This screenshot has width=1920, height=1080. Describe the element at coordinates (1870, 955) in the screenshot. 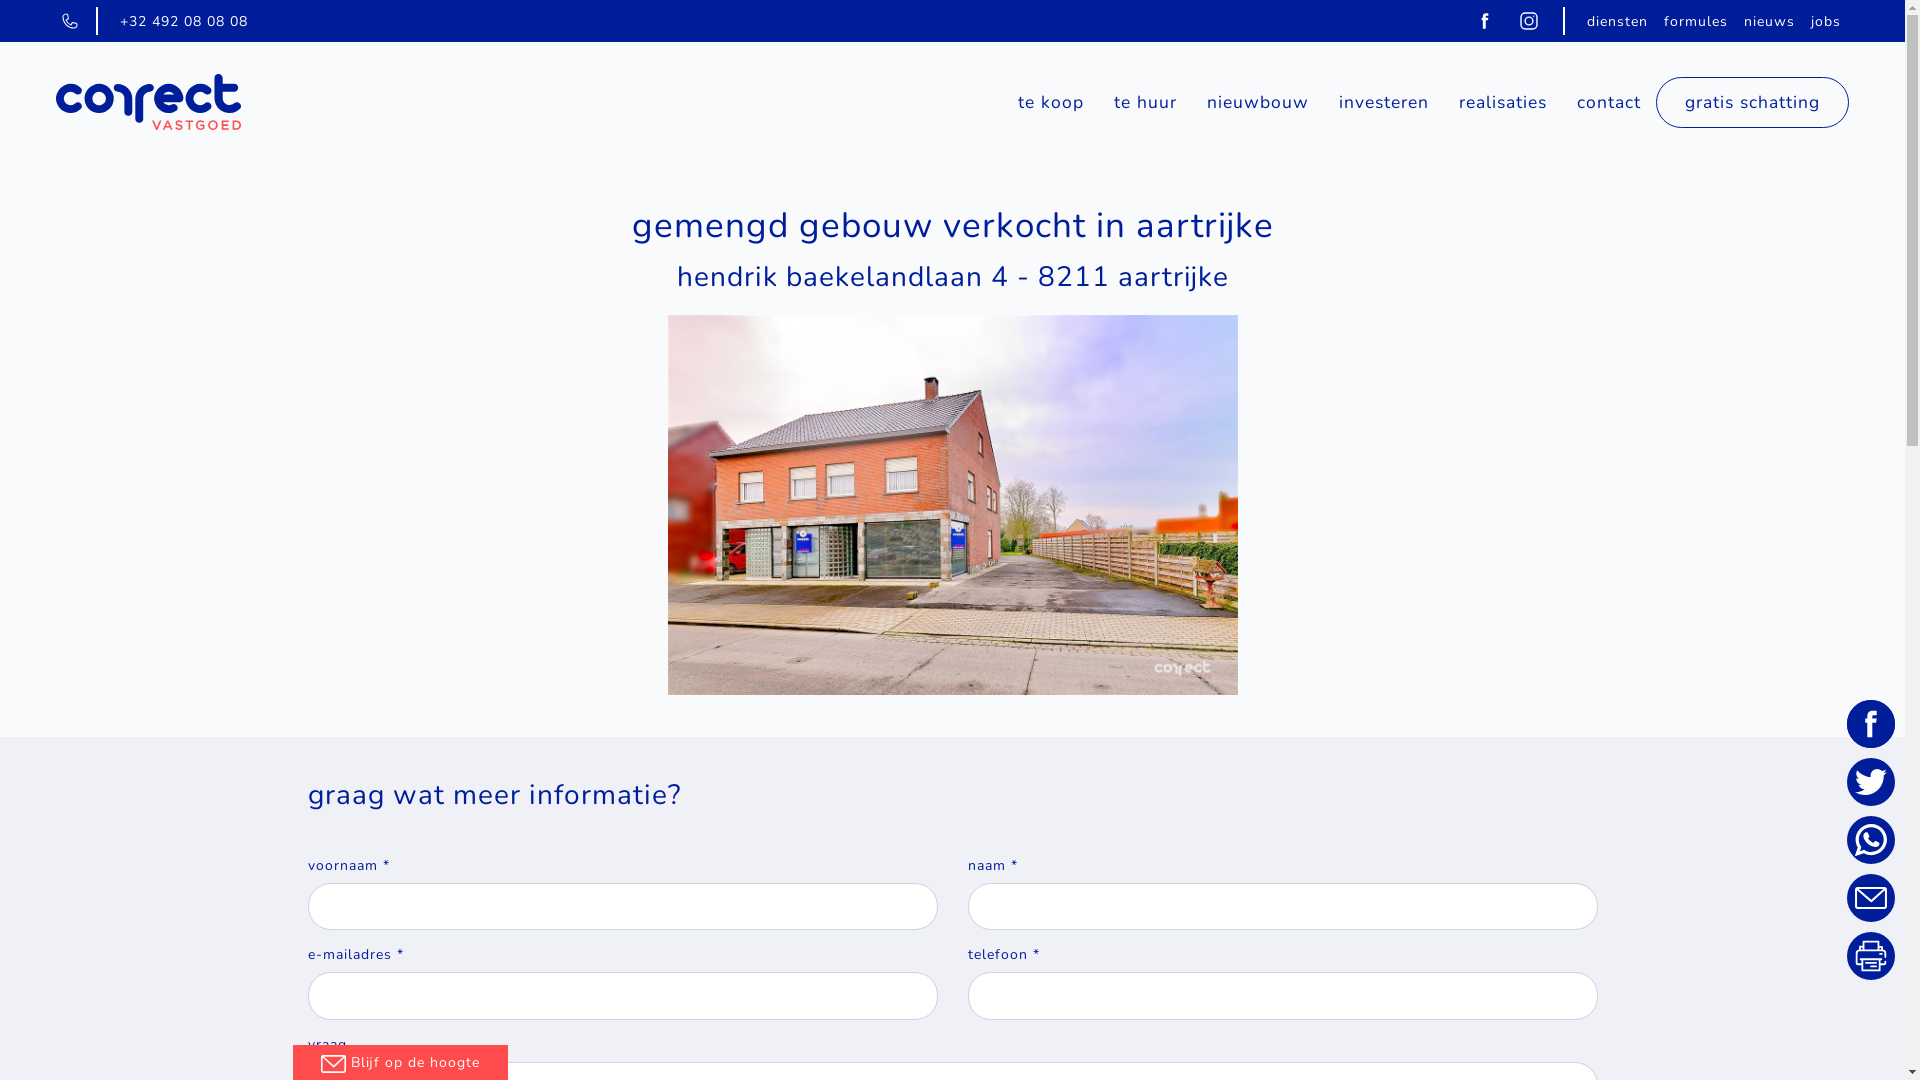

I see `'Afdrukken'` at that location.